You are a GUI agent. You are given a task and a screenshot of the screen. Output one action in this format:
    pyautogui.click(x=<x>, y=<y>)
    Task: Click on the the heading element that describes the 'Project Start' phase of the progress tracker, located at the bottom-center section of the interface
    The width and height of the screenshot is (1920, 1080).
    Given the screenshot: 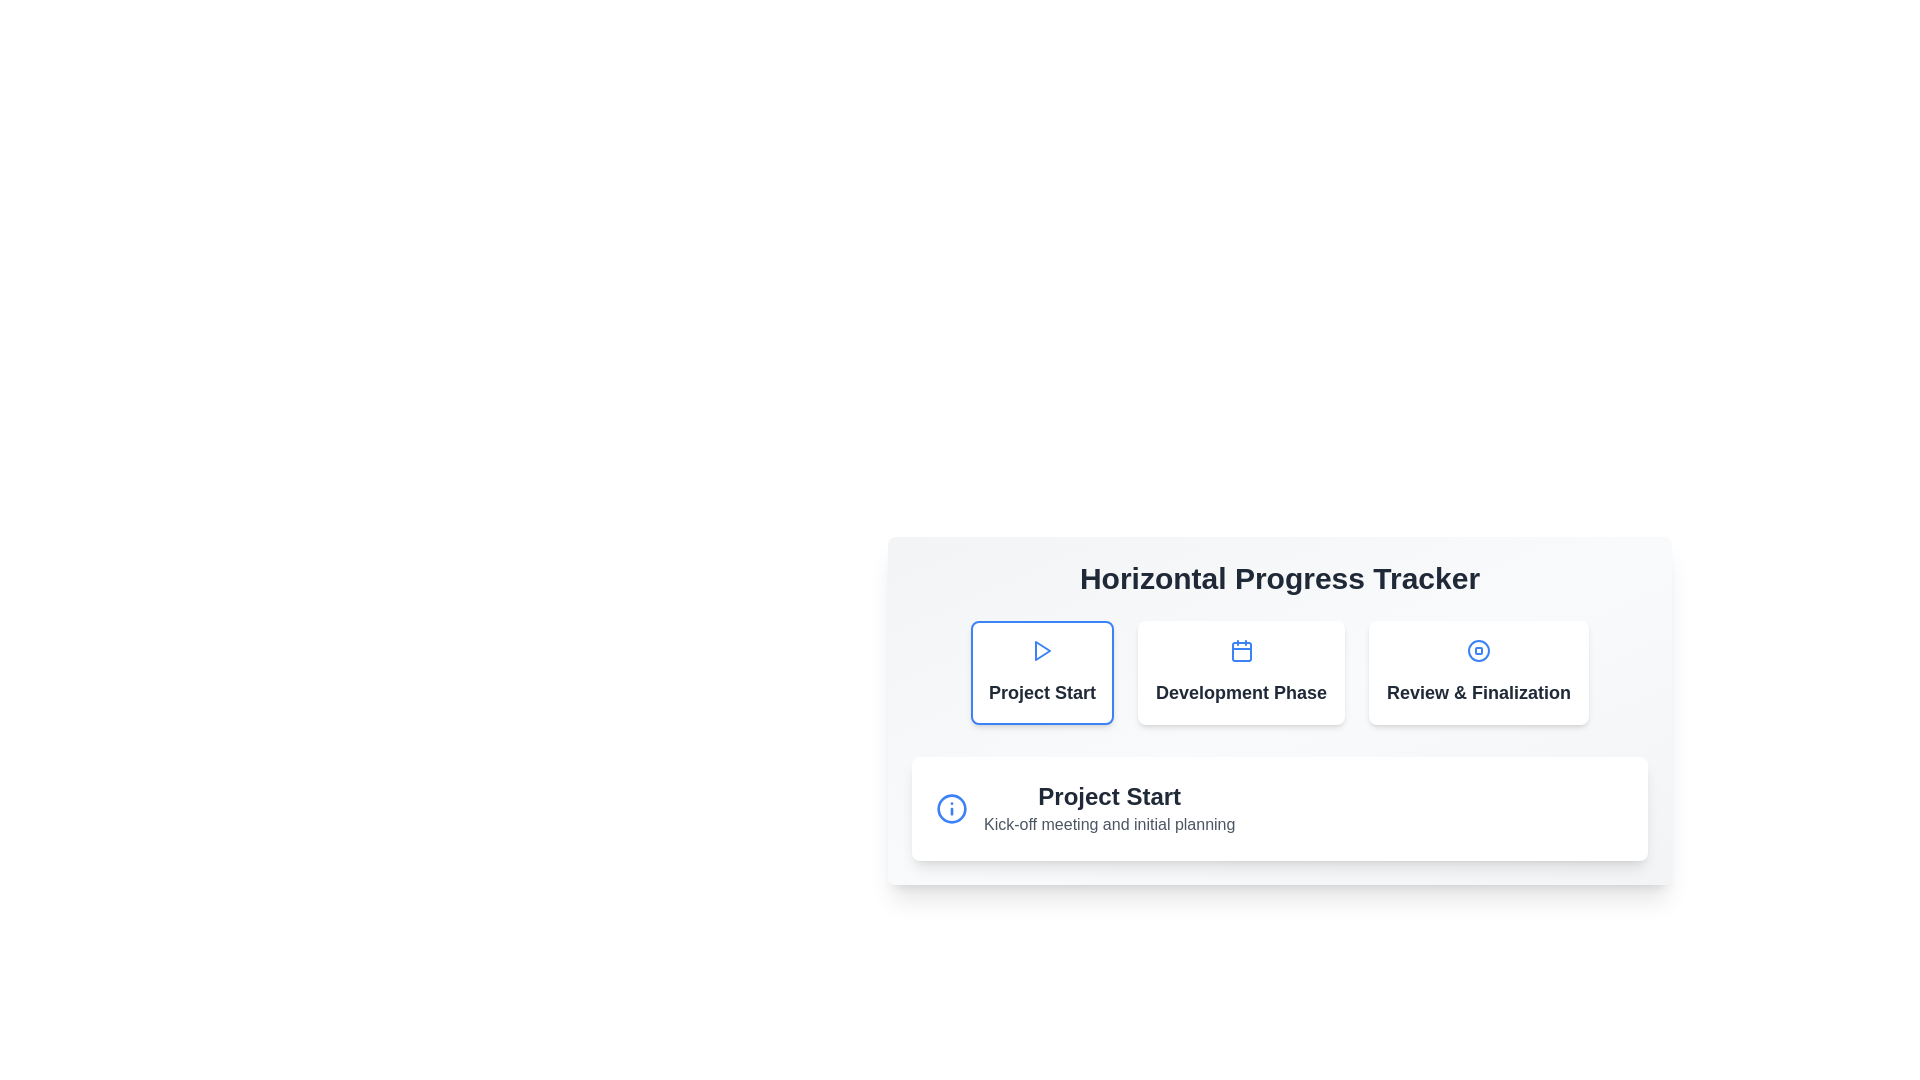 What is the action you would take?
    pyautogui.click(x=1108, y=796)
    